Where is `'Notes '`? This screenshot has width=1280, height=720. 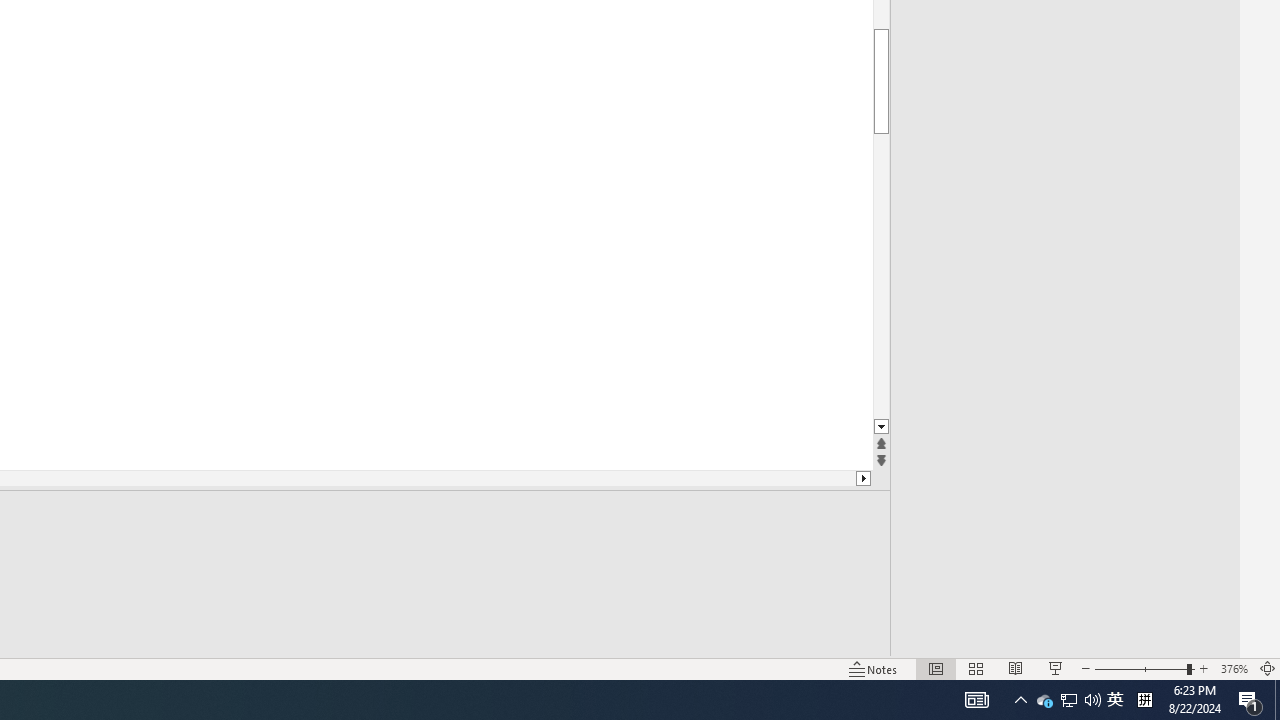 'Notes ' is located at coordinates (874, 669).